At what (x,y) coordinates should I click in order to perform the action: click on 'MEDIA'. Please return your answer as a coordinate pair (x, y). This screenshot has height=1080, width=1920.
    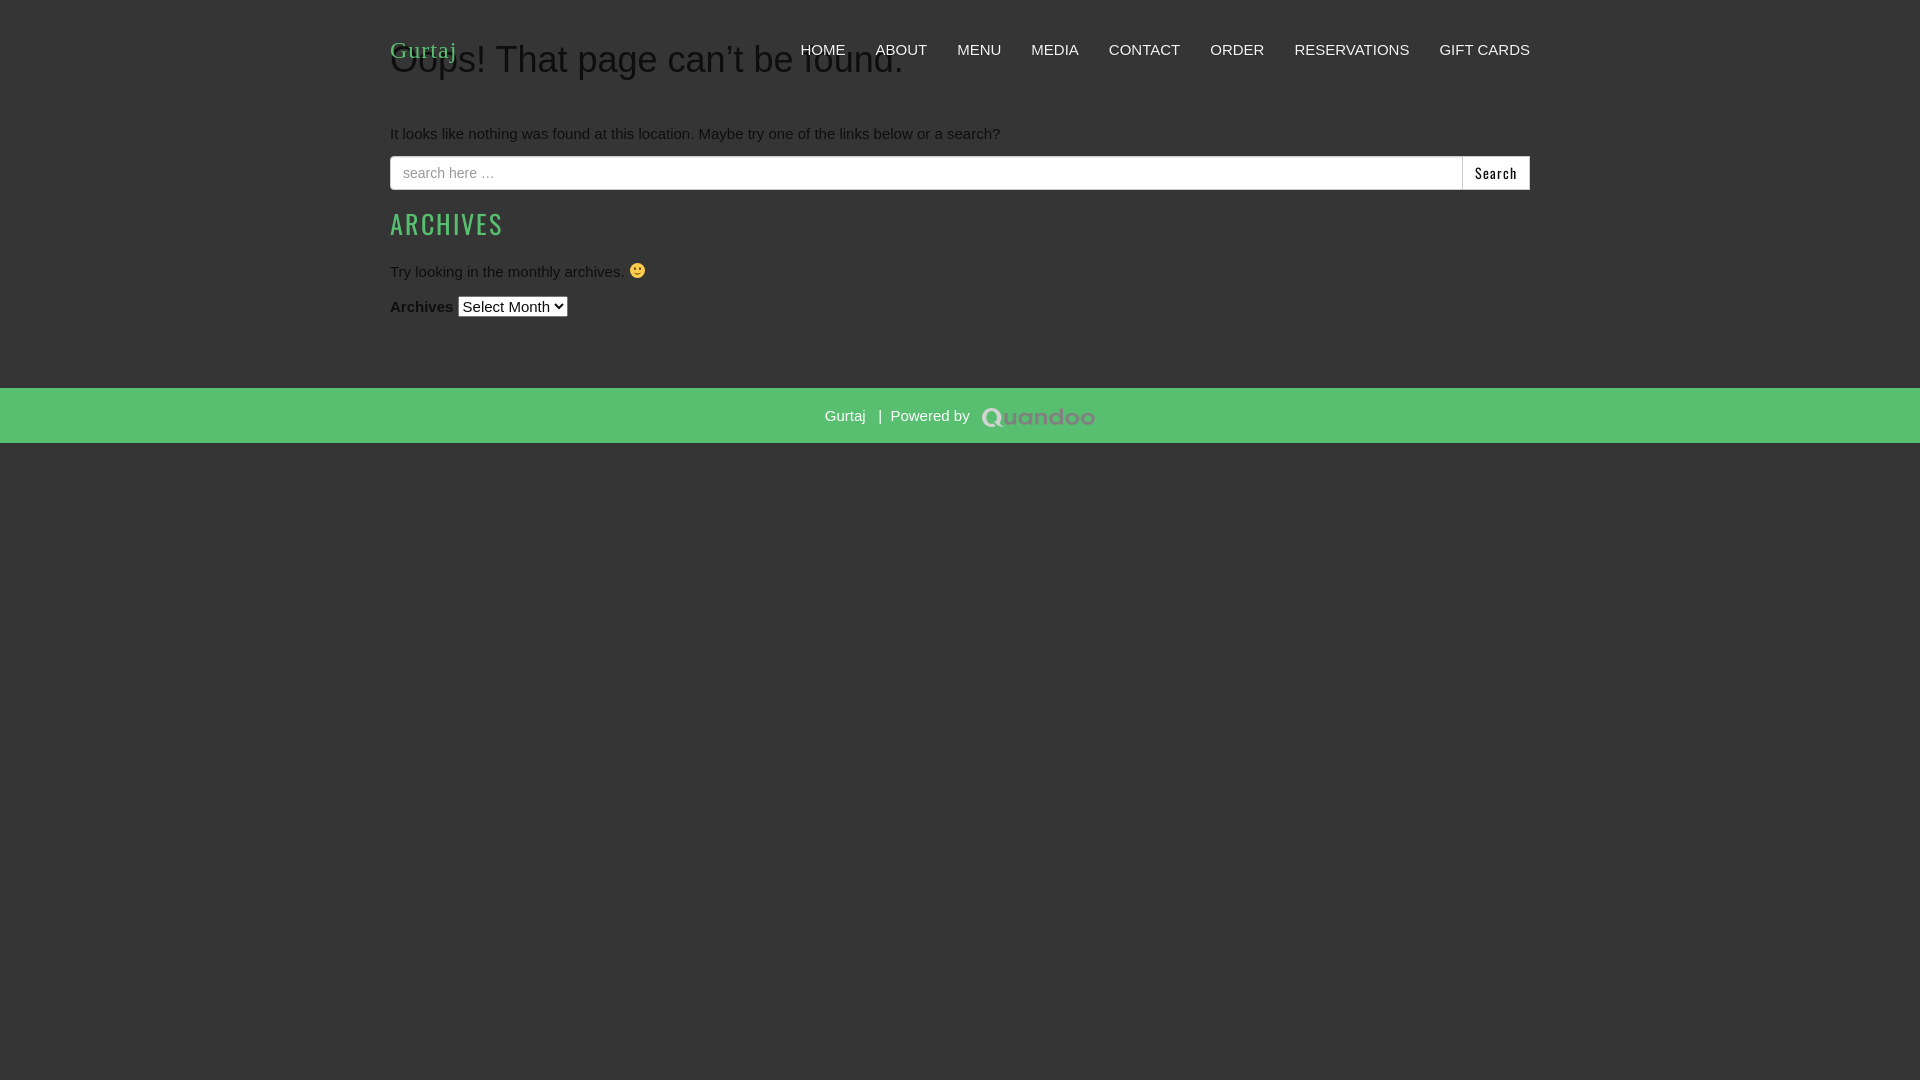
    Looking at the image, I should click on (1016, 49).